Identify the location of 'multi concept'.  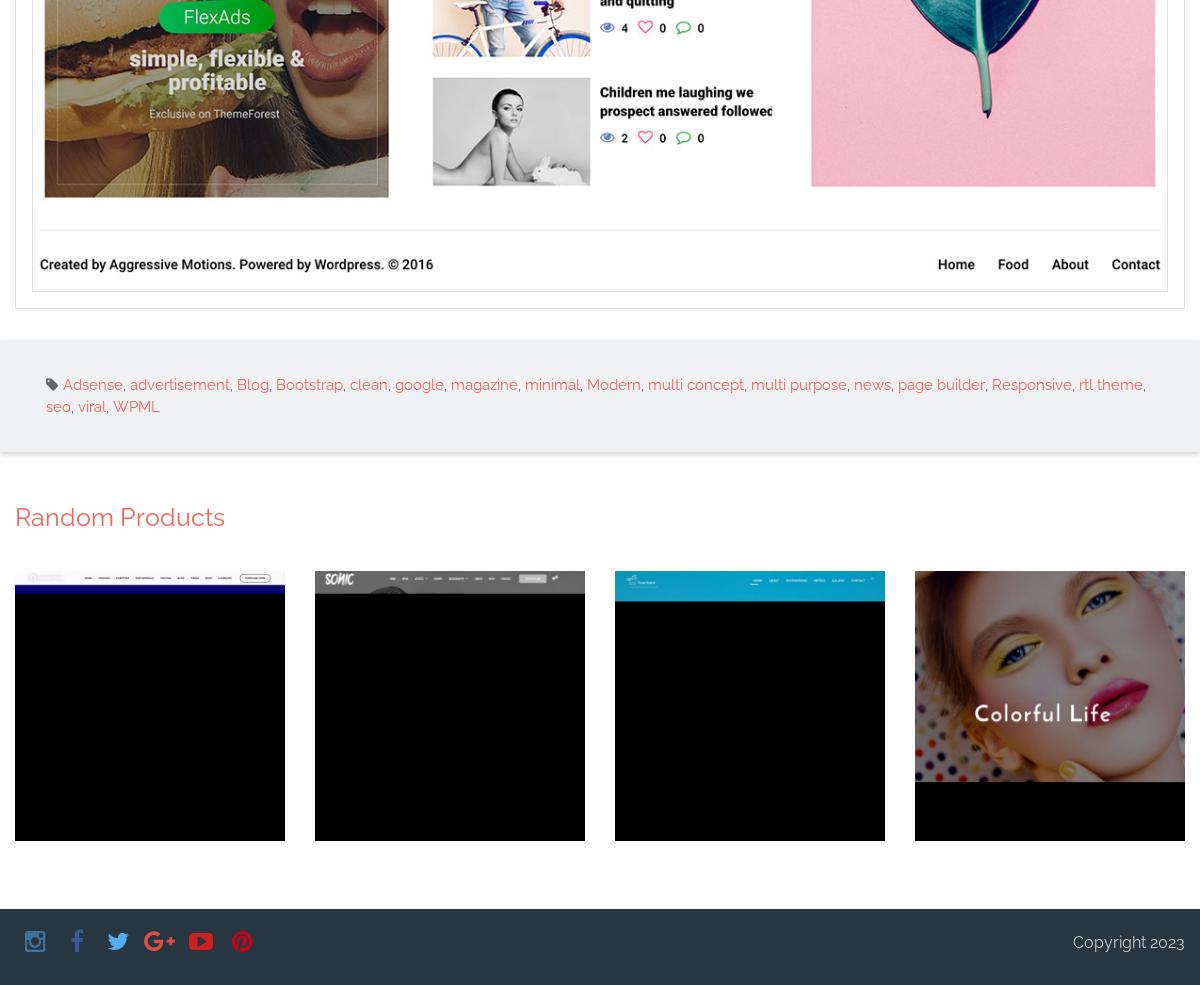
(648, 383).